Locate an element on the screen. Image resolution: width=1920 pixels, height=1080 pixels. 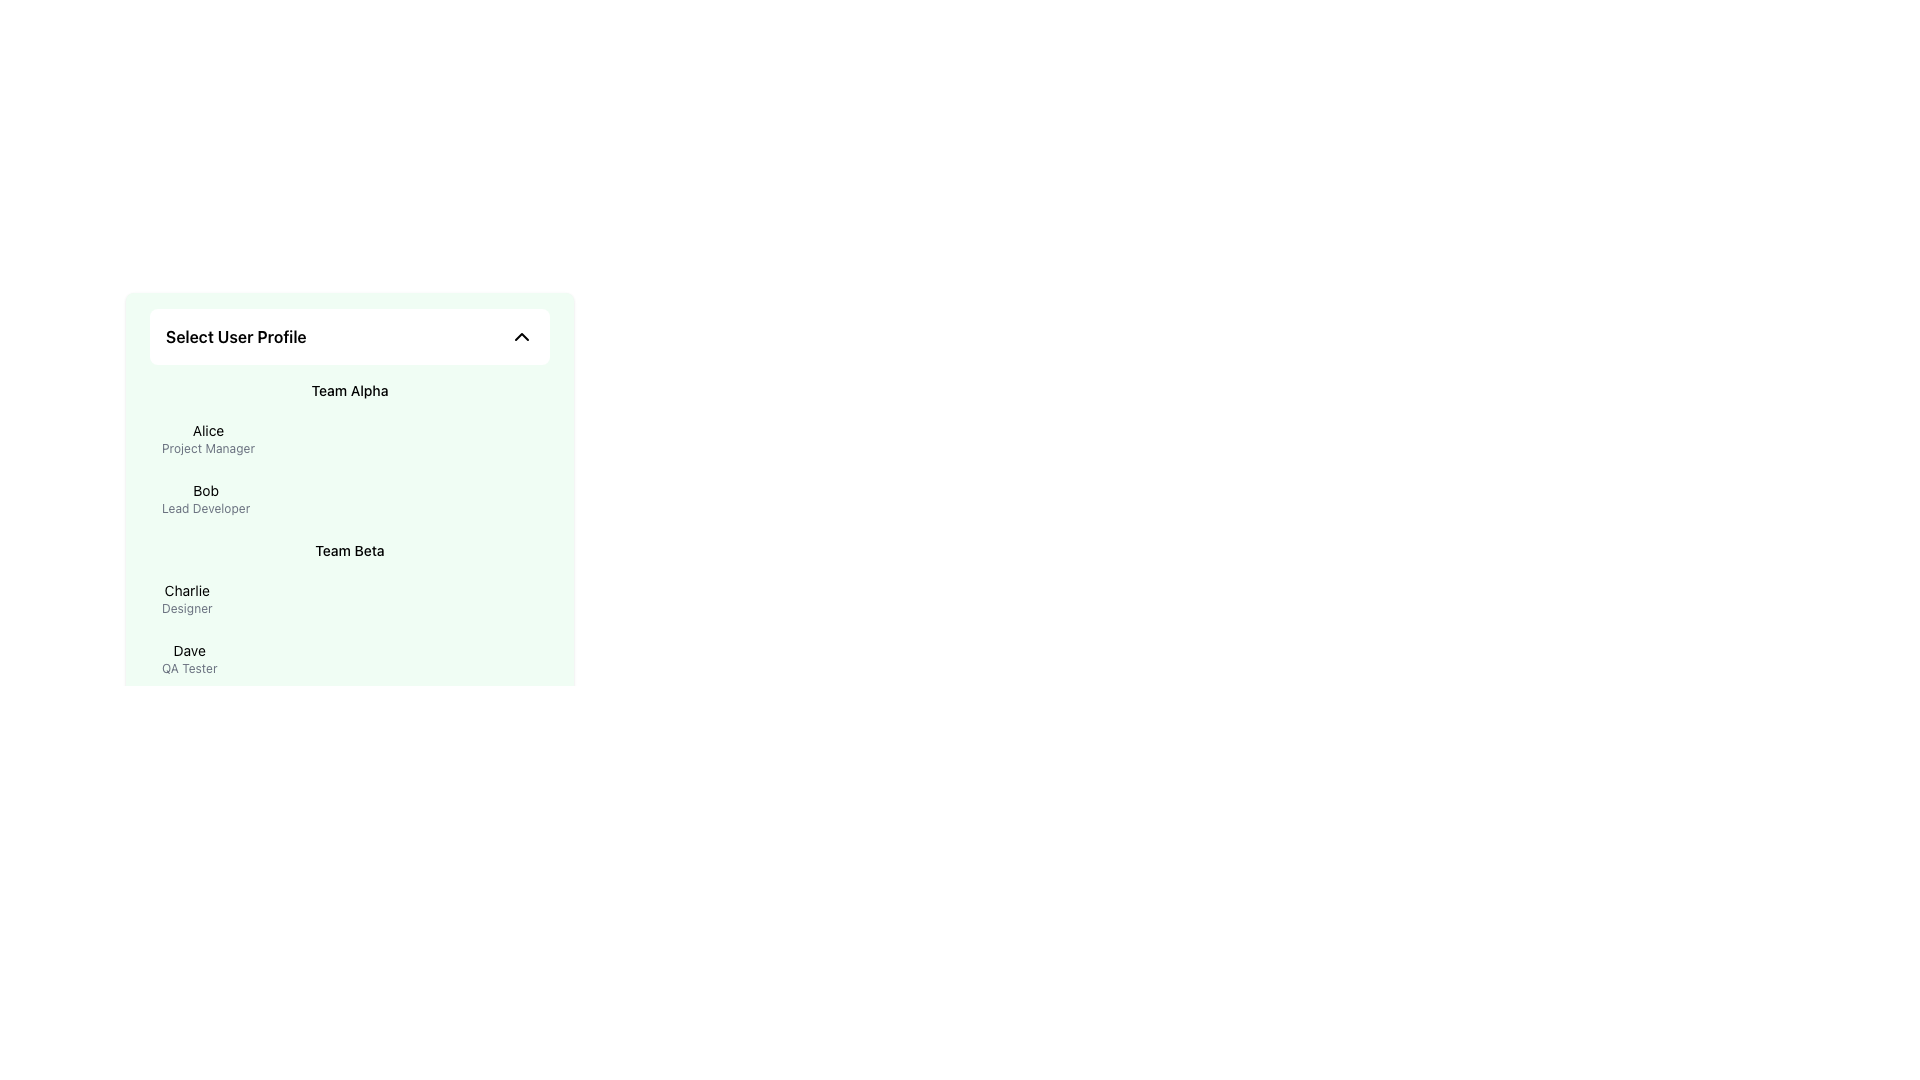
the text label displaying 'Designer' located below 'Charlie' in the 'Team Beta' section is located at coordinates (187, 608).